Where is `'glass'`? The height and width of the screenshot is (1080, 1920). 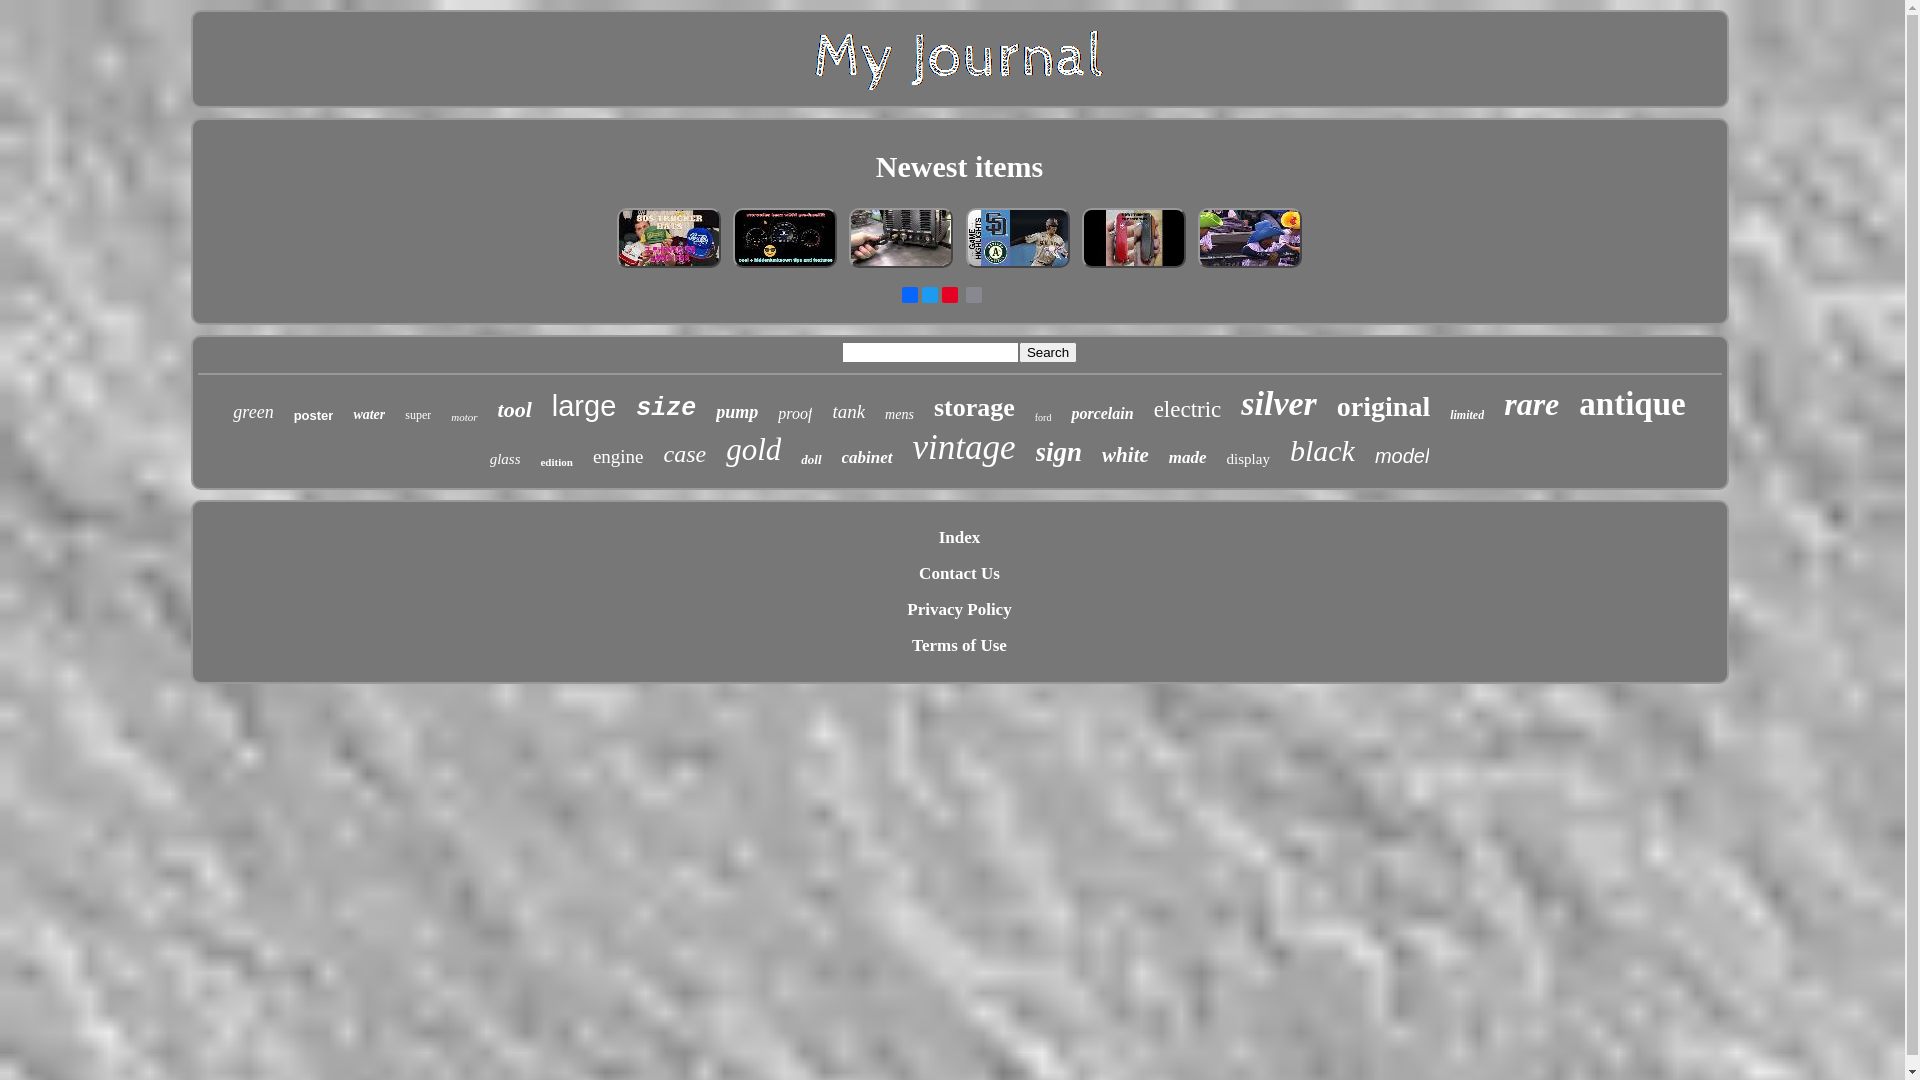 'glass' is located at coordinates (505, 459).